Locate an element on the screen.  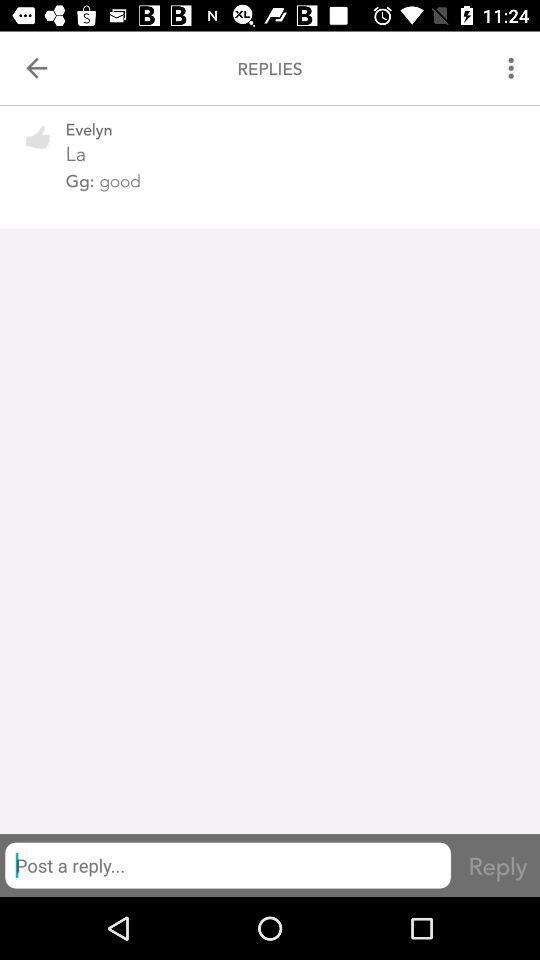
your reply is located at coordinates (226, 864).